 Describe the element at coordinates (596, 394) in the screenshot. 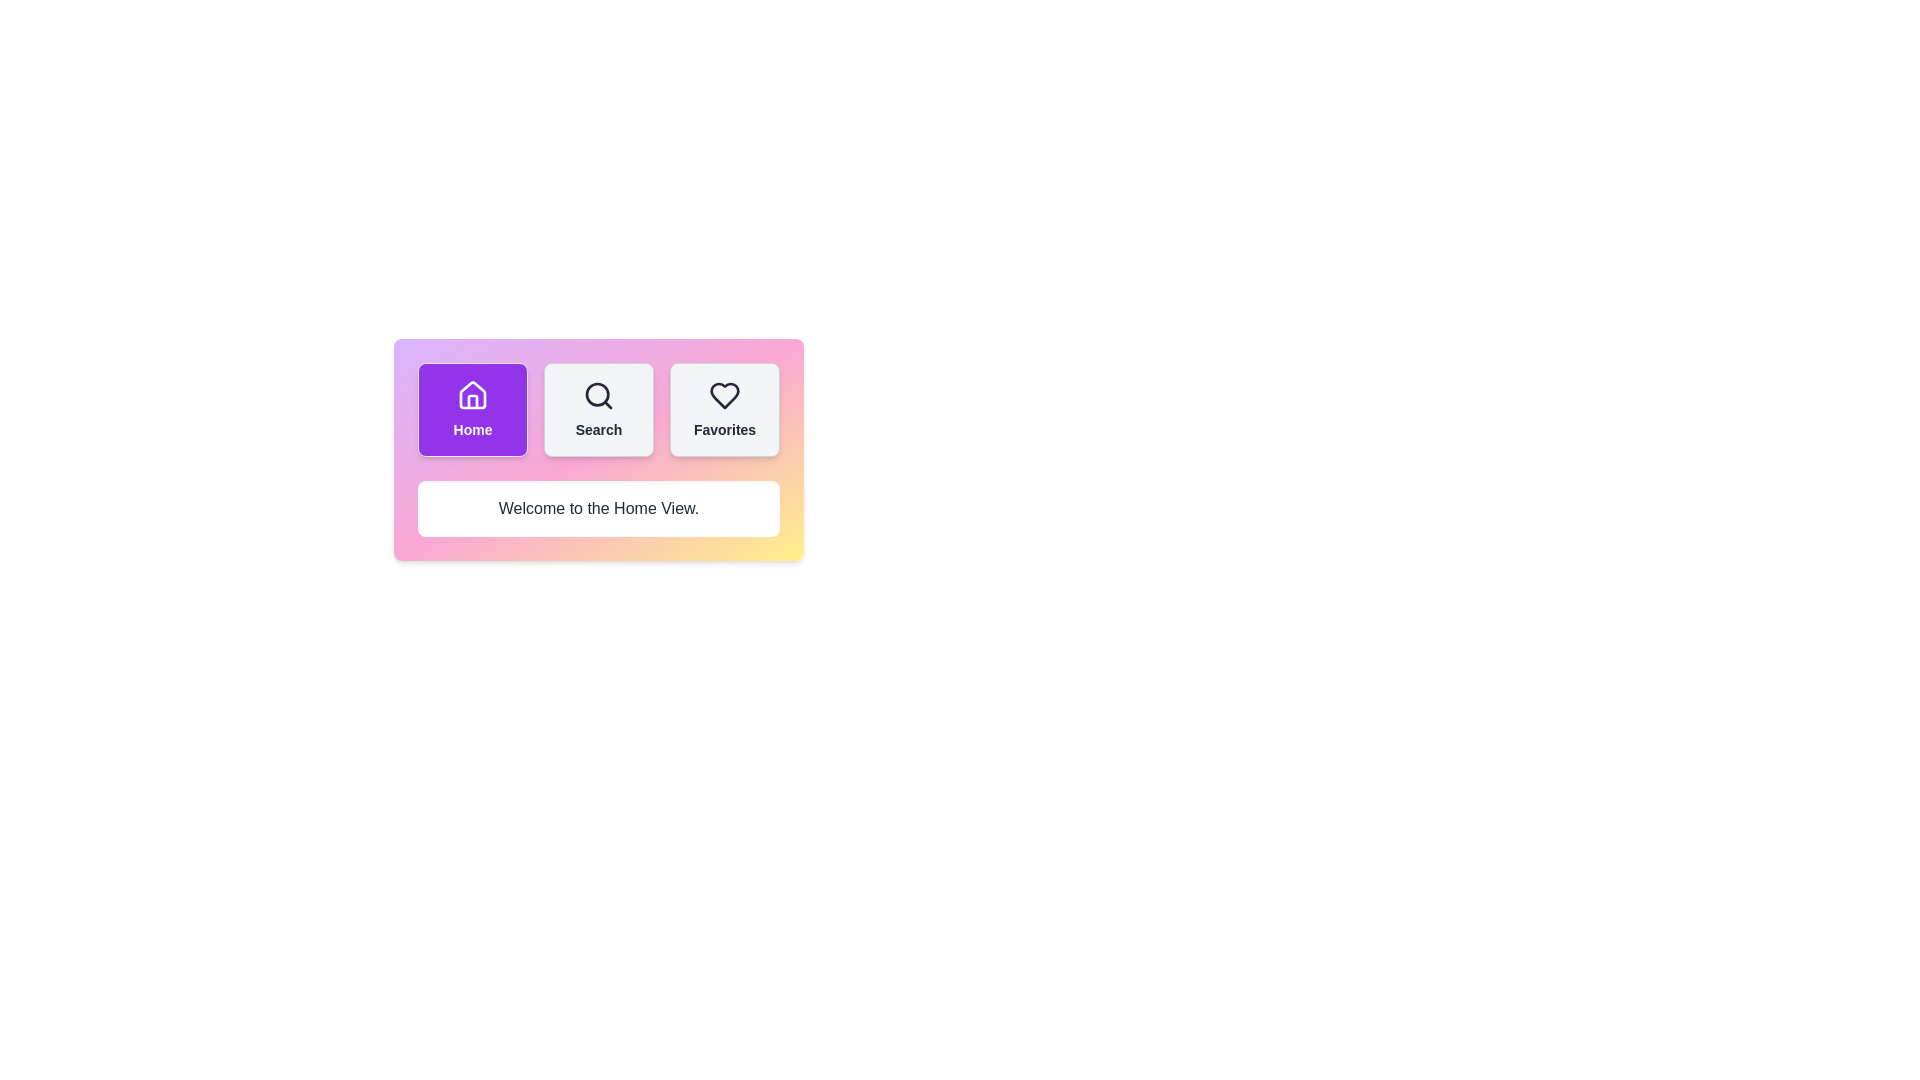

I see `the center of the inner circle of the 'Search' button, which is located in the middle of three buttons within a horizontally aligned card-style menu, positioned between 'Home' and 'Favorites'` at that location.